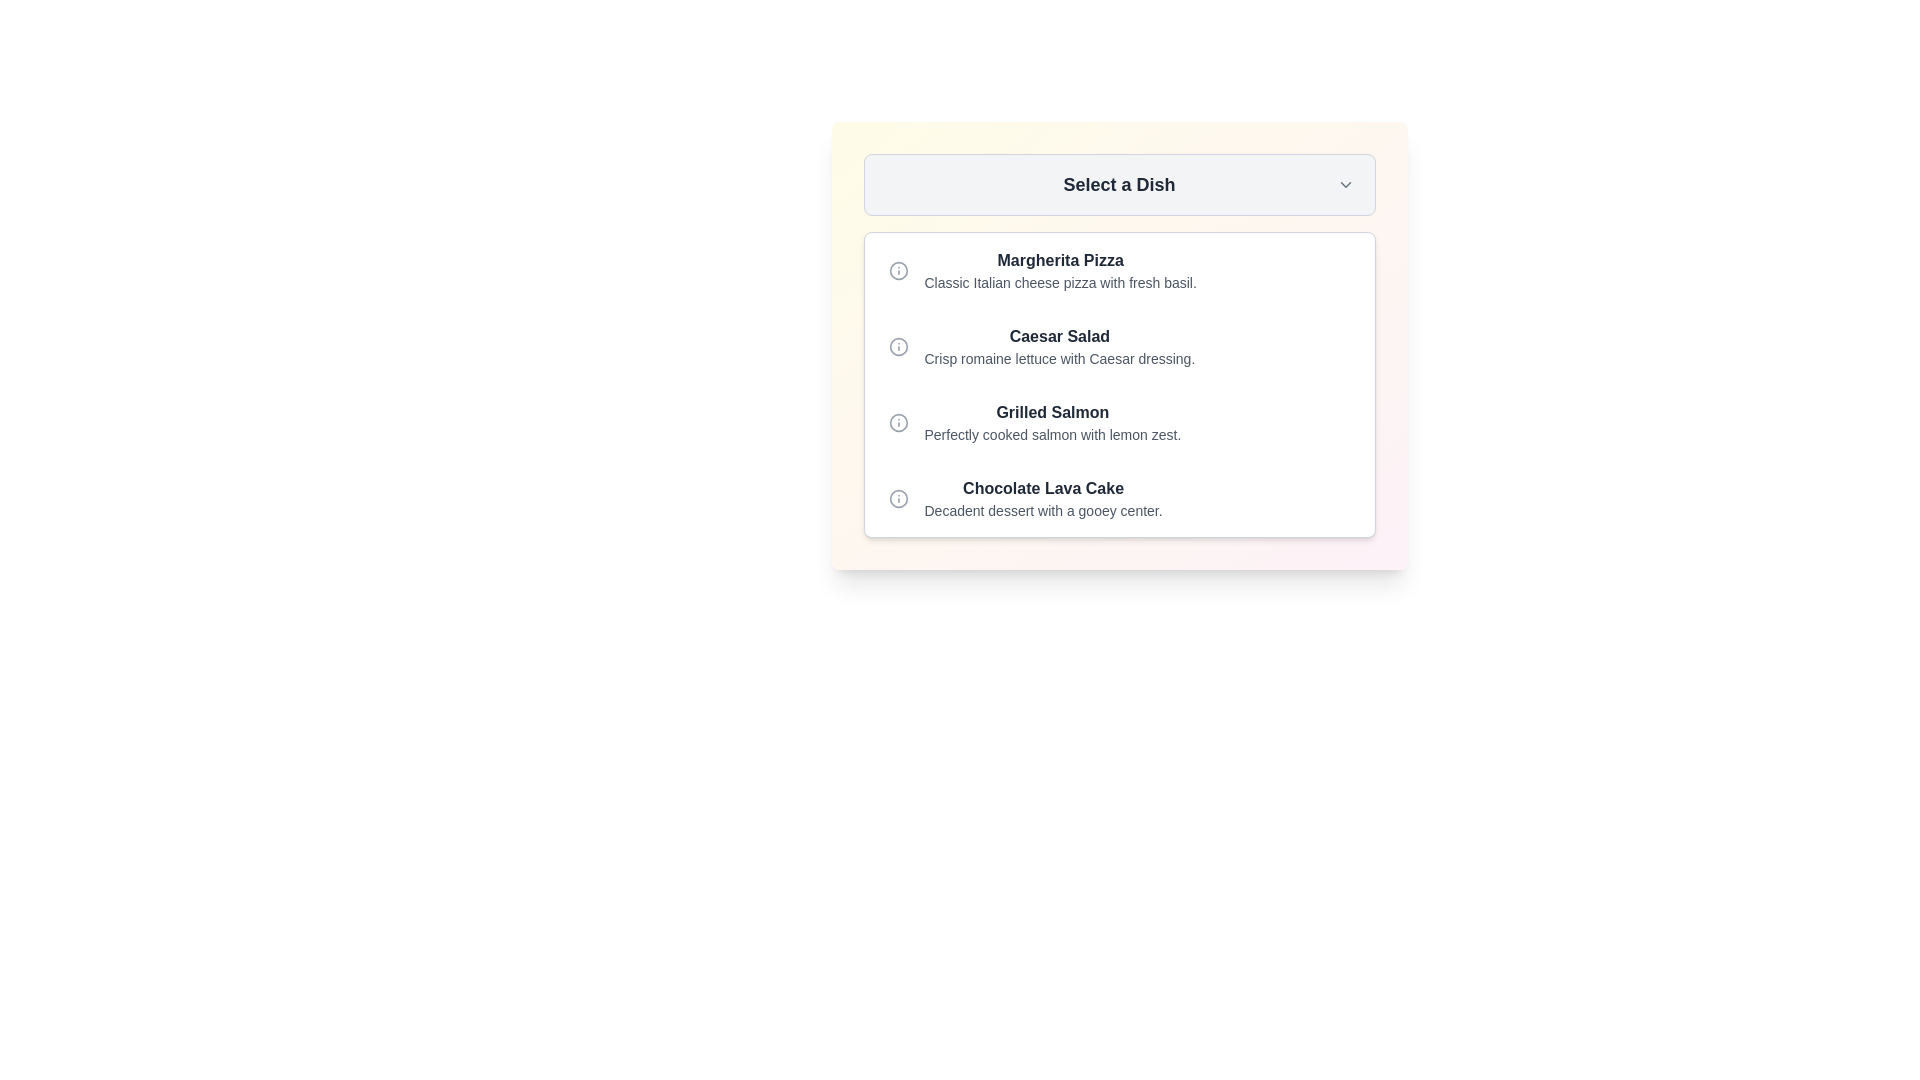  Describe the element at coordinates (1118, 270) in the screenshot. I see `the selectable menu item titled 'Margherita Pizza'` at that location.